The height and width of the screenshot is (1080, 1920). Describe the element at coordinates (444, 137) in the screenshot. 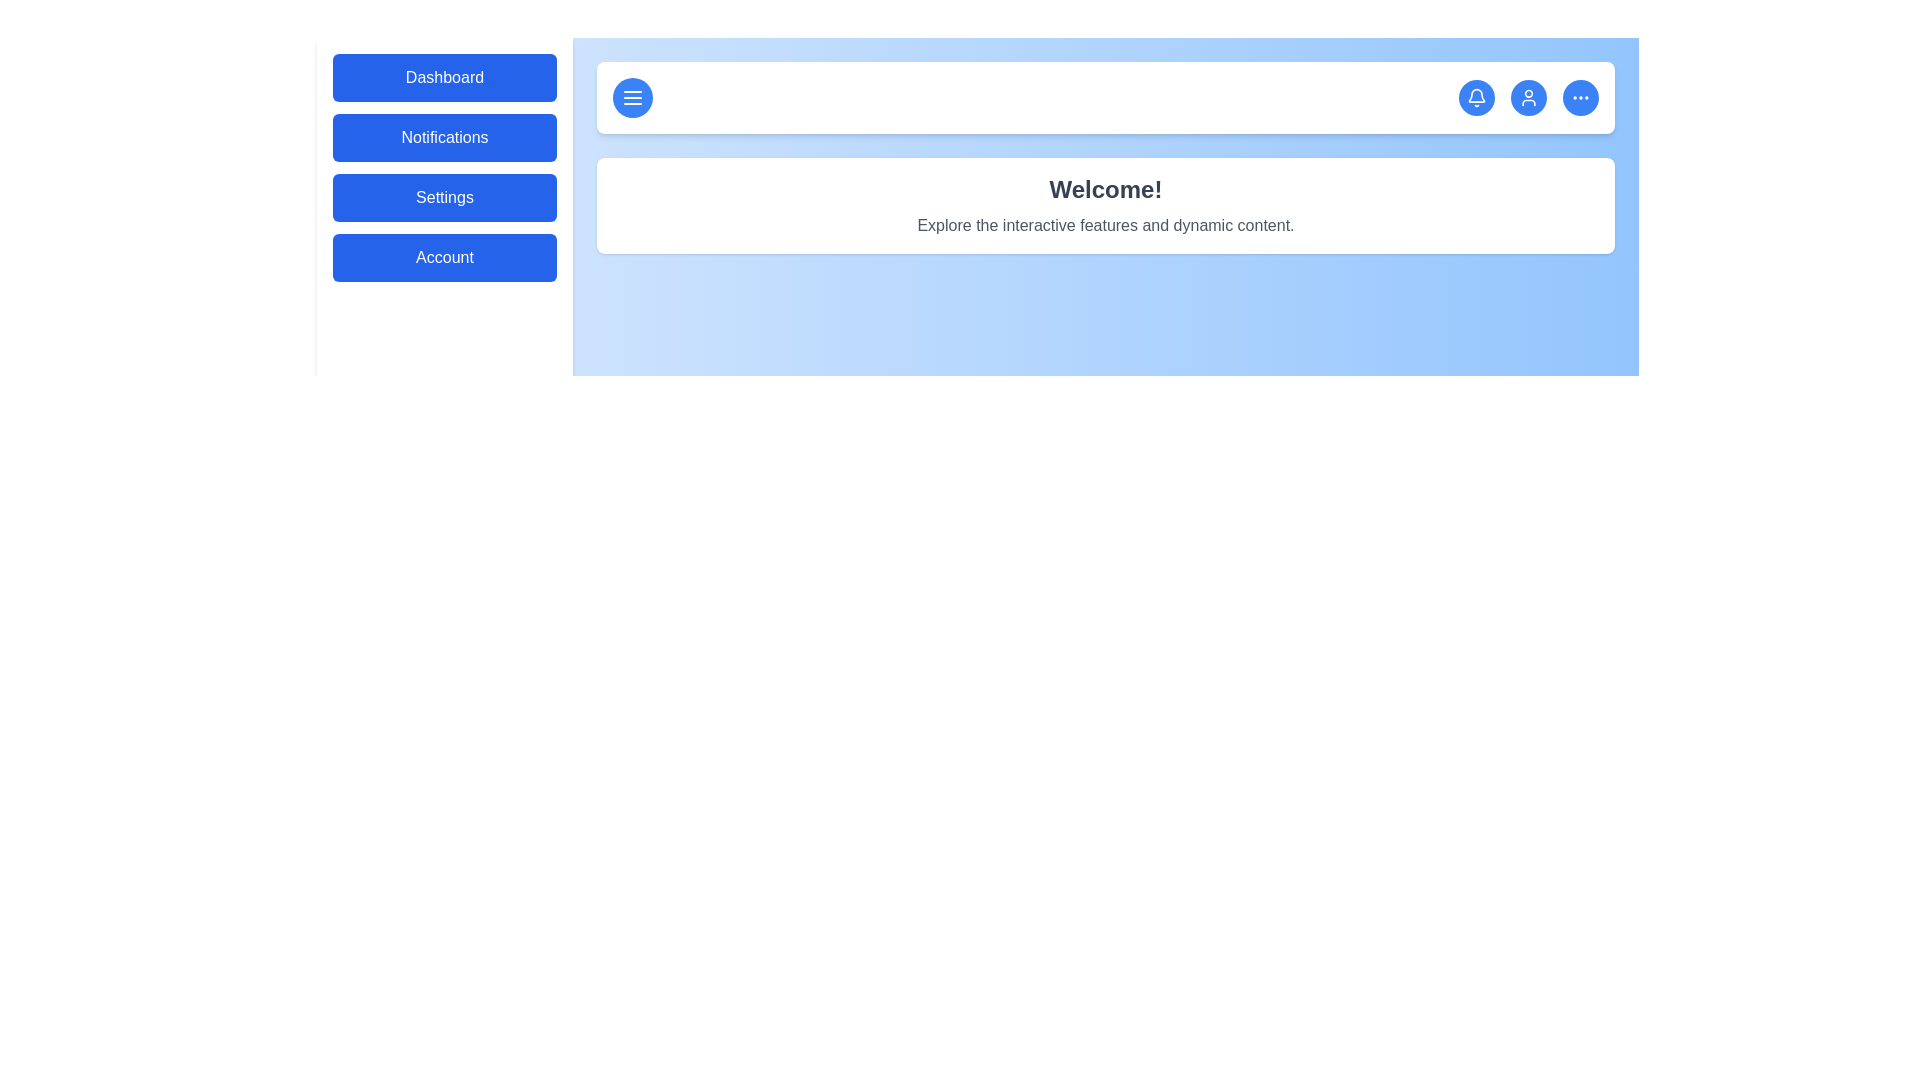

I see `the 'Notifications' menu item` at that location.